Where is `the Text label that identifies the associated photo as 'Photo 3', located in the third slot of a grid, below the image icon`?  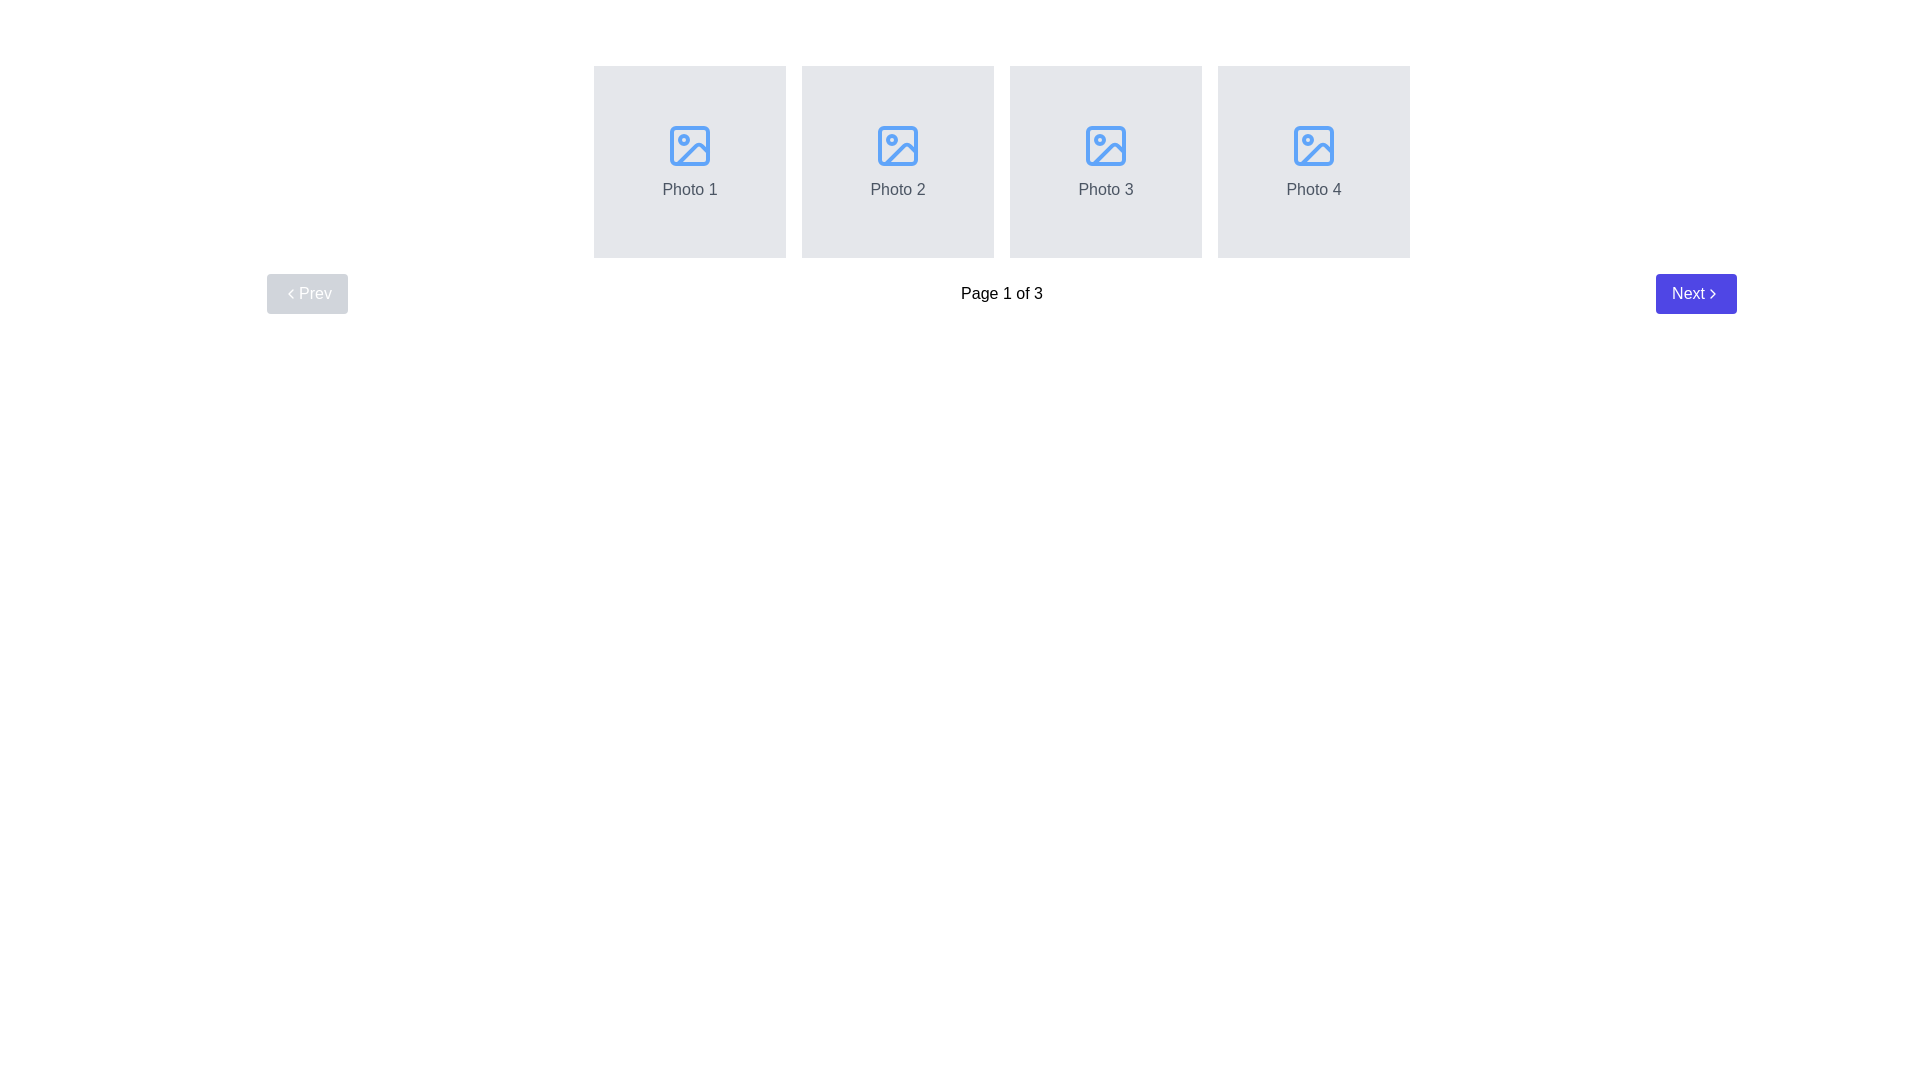 the Text label that identifies the associated photo as 'Photo 3', located in the third slot of a grid, below the image icon is located at coordinates (1104, 189).